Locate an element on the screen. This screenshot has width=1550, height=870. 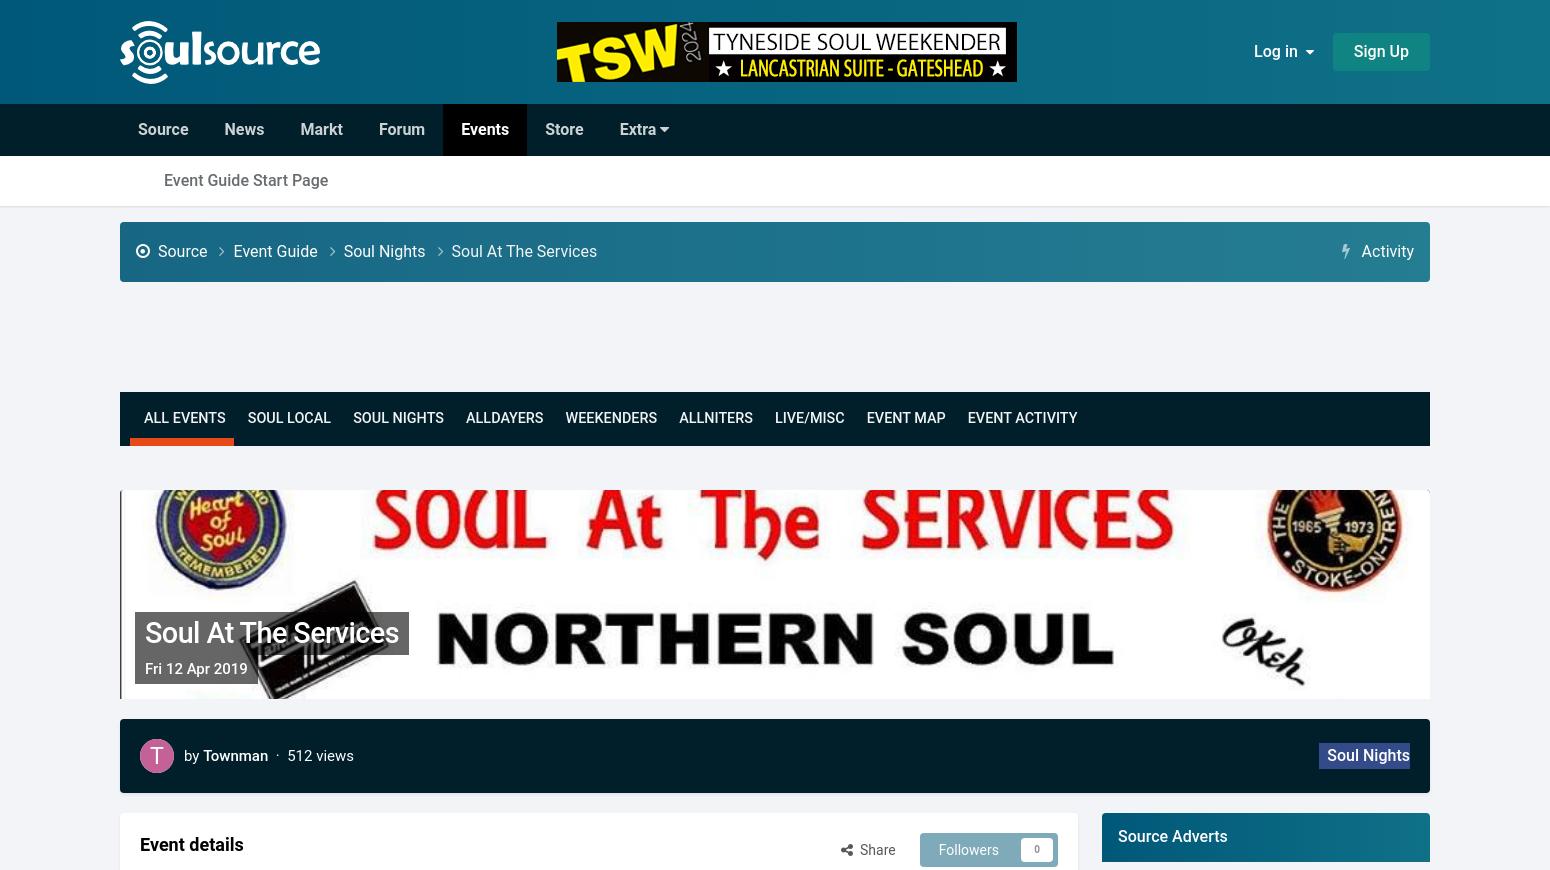
'Log in' is located at coordinates (1278, 50).